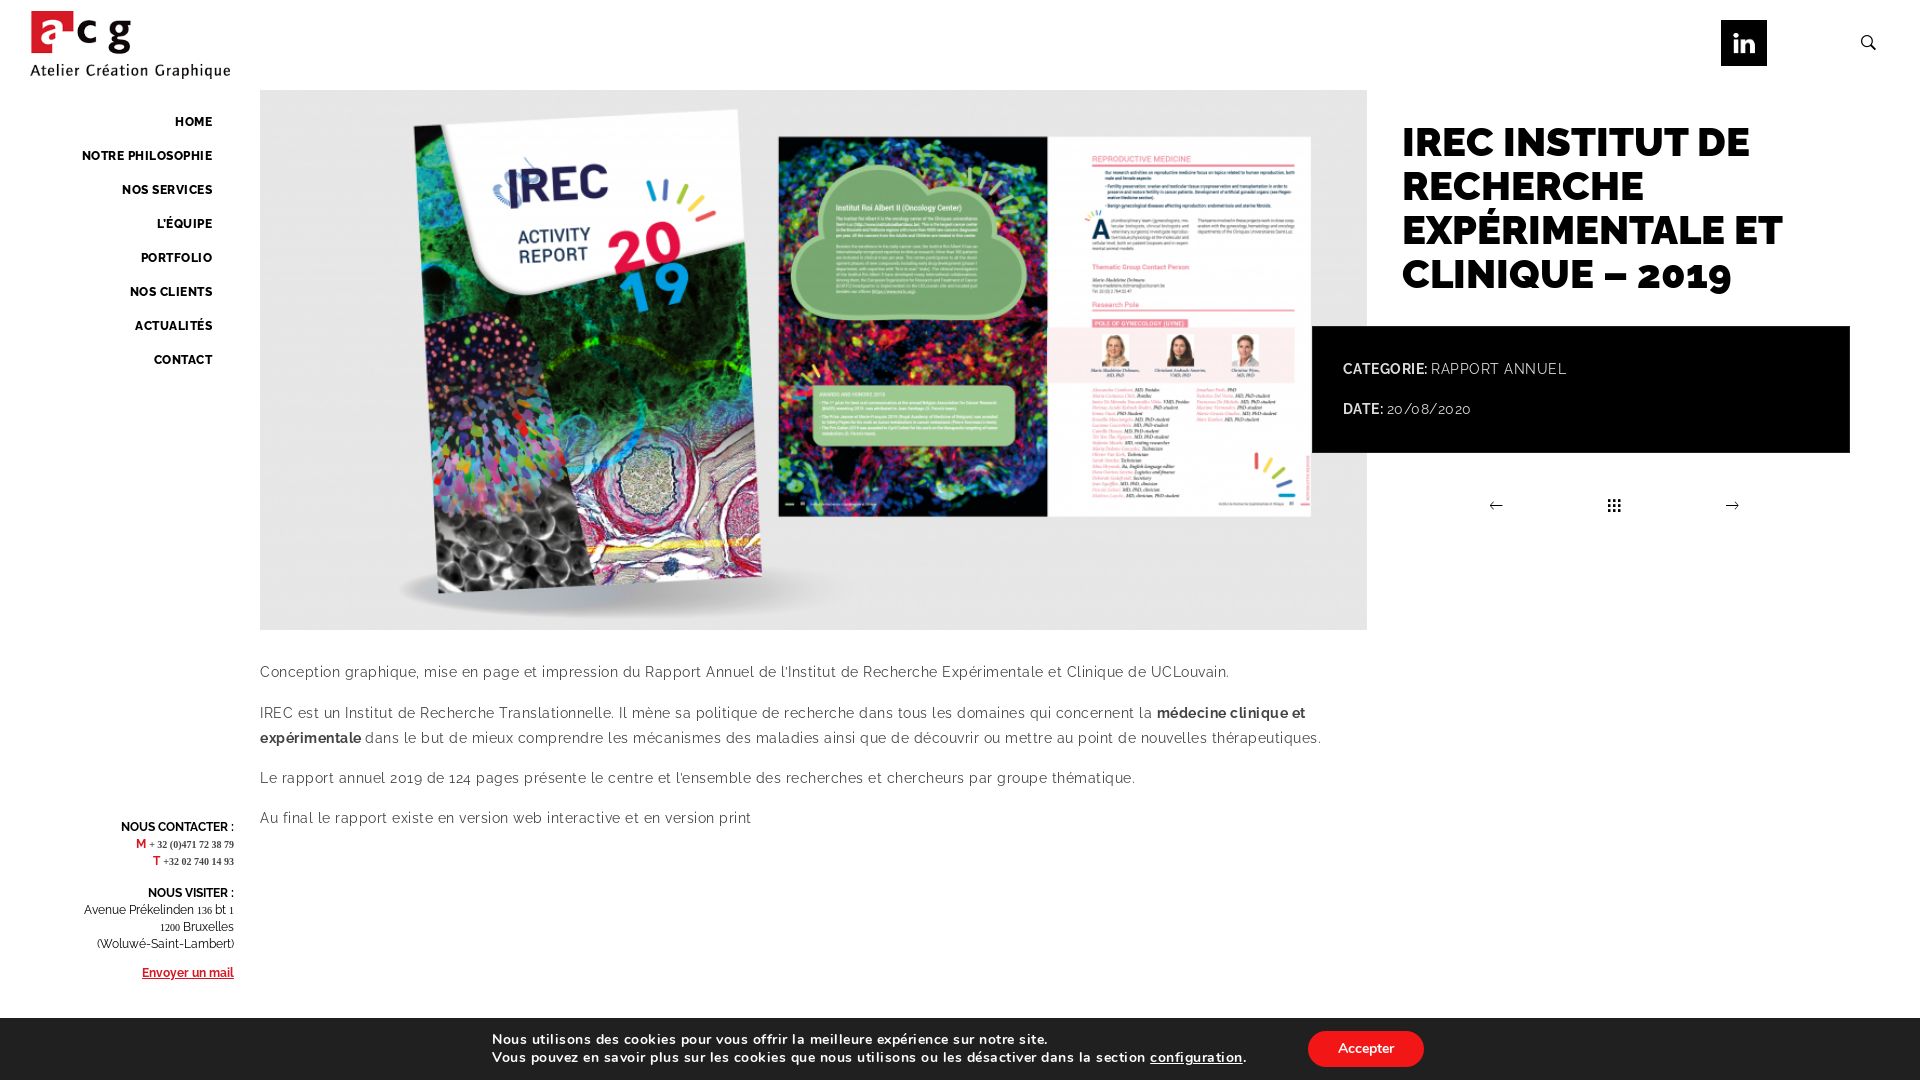  What do you see at coordinates (984, 563) in the screenshot?
I see `'Search'` at bounding box center [984, 563].